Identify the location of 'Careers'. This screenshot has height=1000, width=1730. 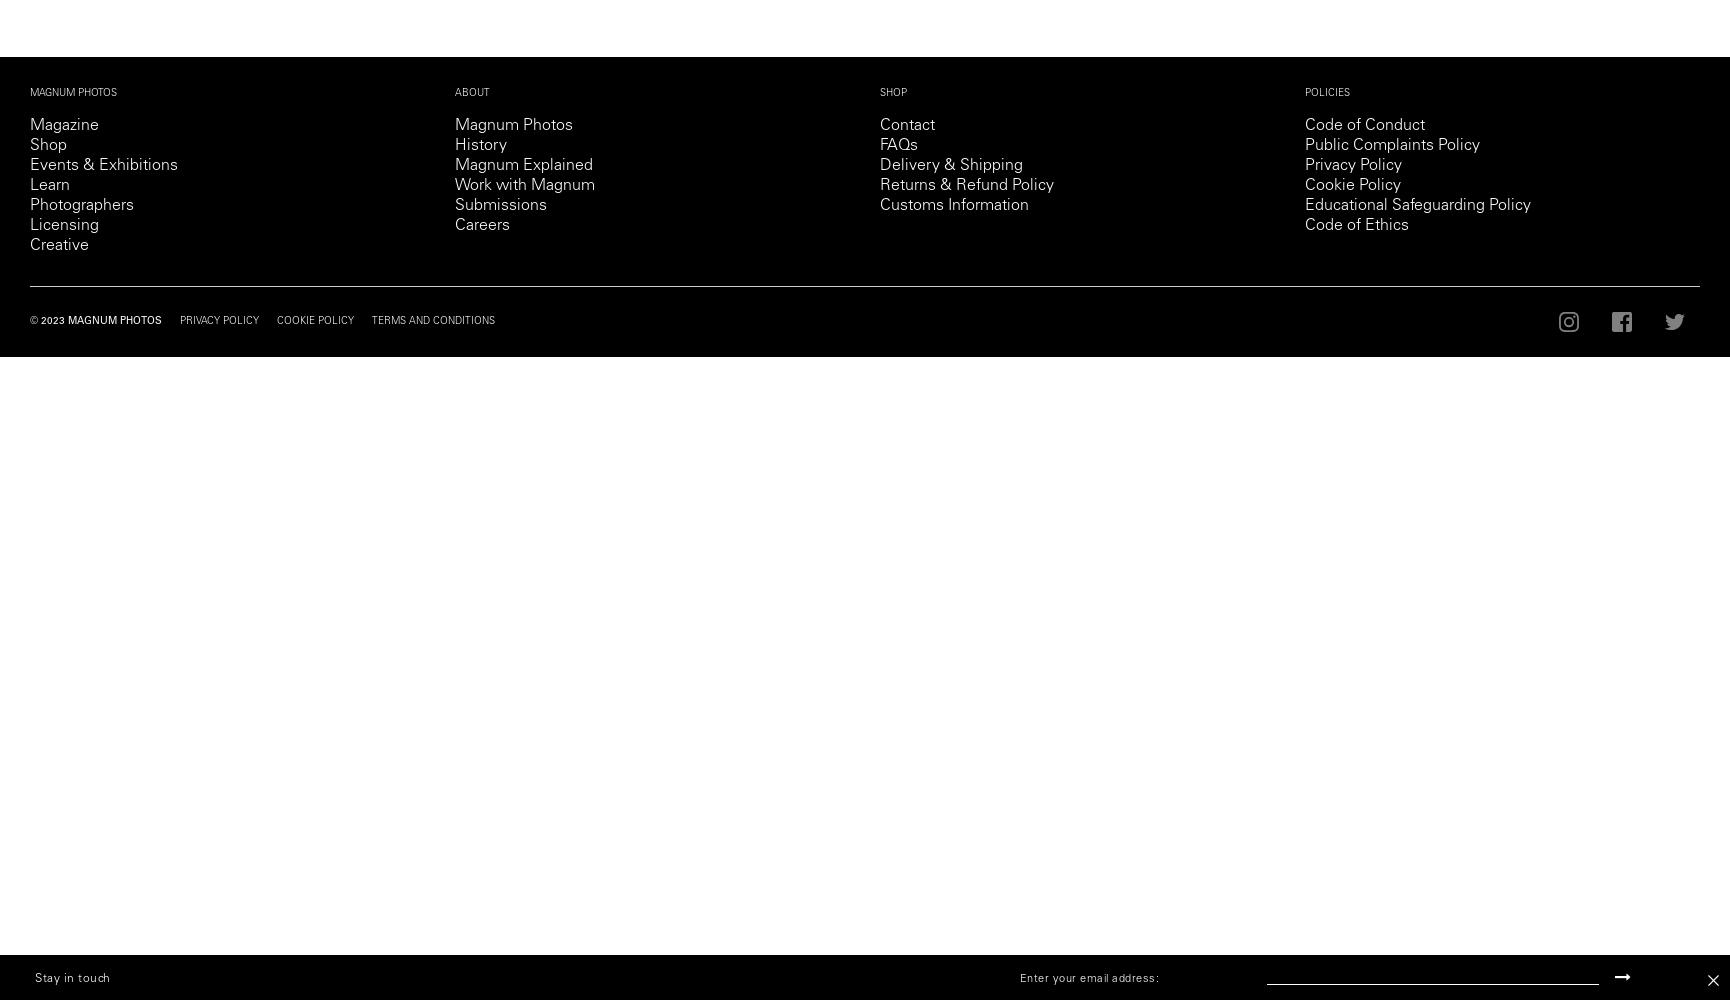
(481, 225).